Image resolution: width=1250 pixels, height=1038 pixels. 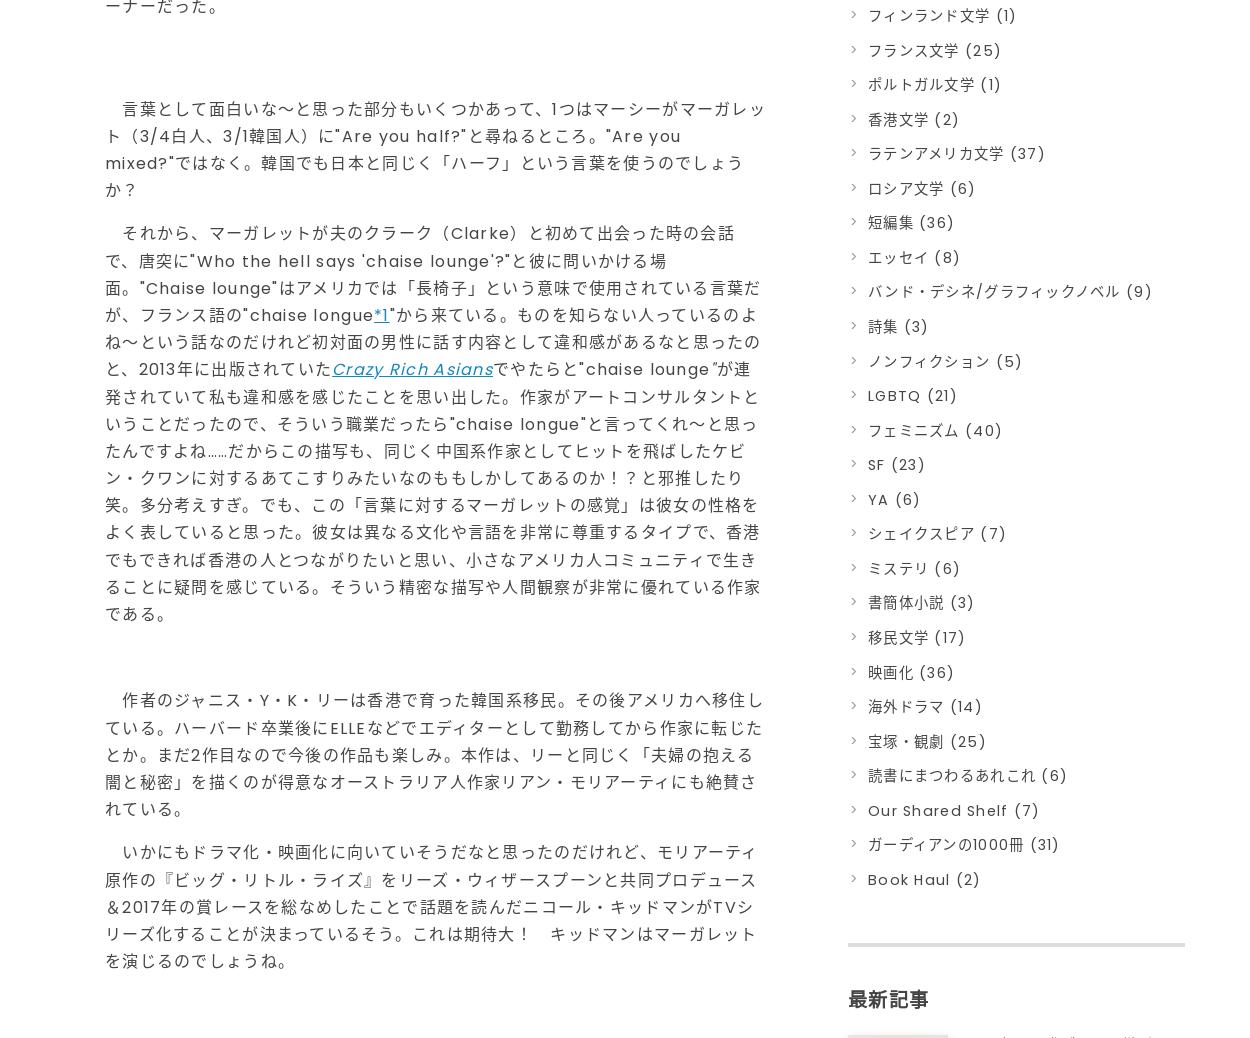 What do you see at coordinates (104, 907) in the screenshot?
I see `'いかにもドラマ化・映画化に向いていそうだなと思ったのだけれど、モリアーティ原作の『ビッグ・リトル・ライズ』をリーズ・ウィザースプーンと共同プロデュース＆2017年の賞レースを総なめしたことで話題を読んだニコール・キッドマンがTVシリーズ化することが決まっているそう。これは期待大！　キッドマンはマーガレットを演じるのでしょうね。'` at bounding box center [104, 907].